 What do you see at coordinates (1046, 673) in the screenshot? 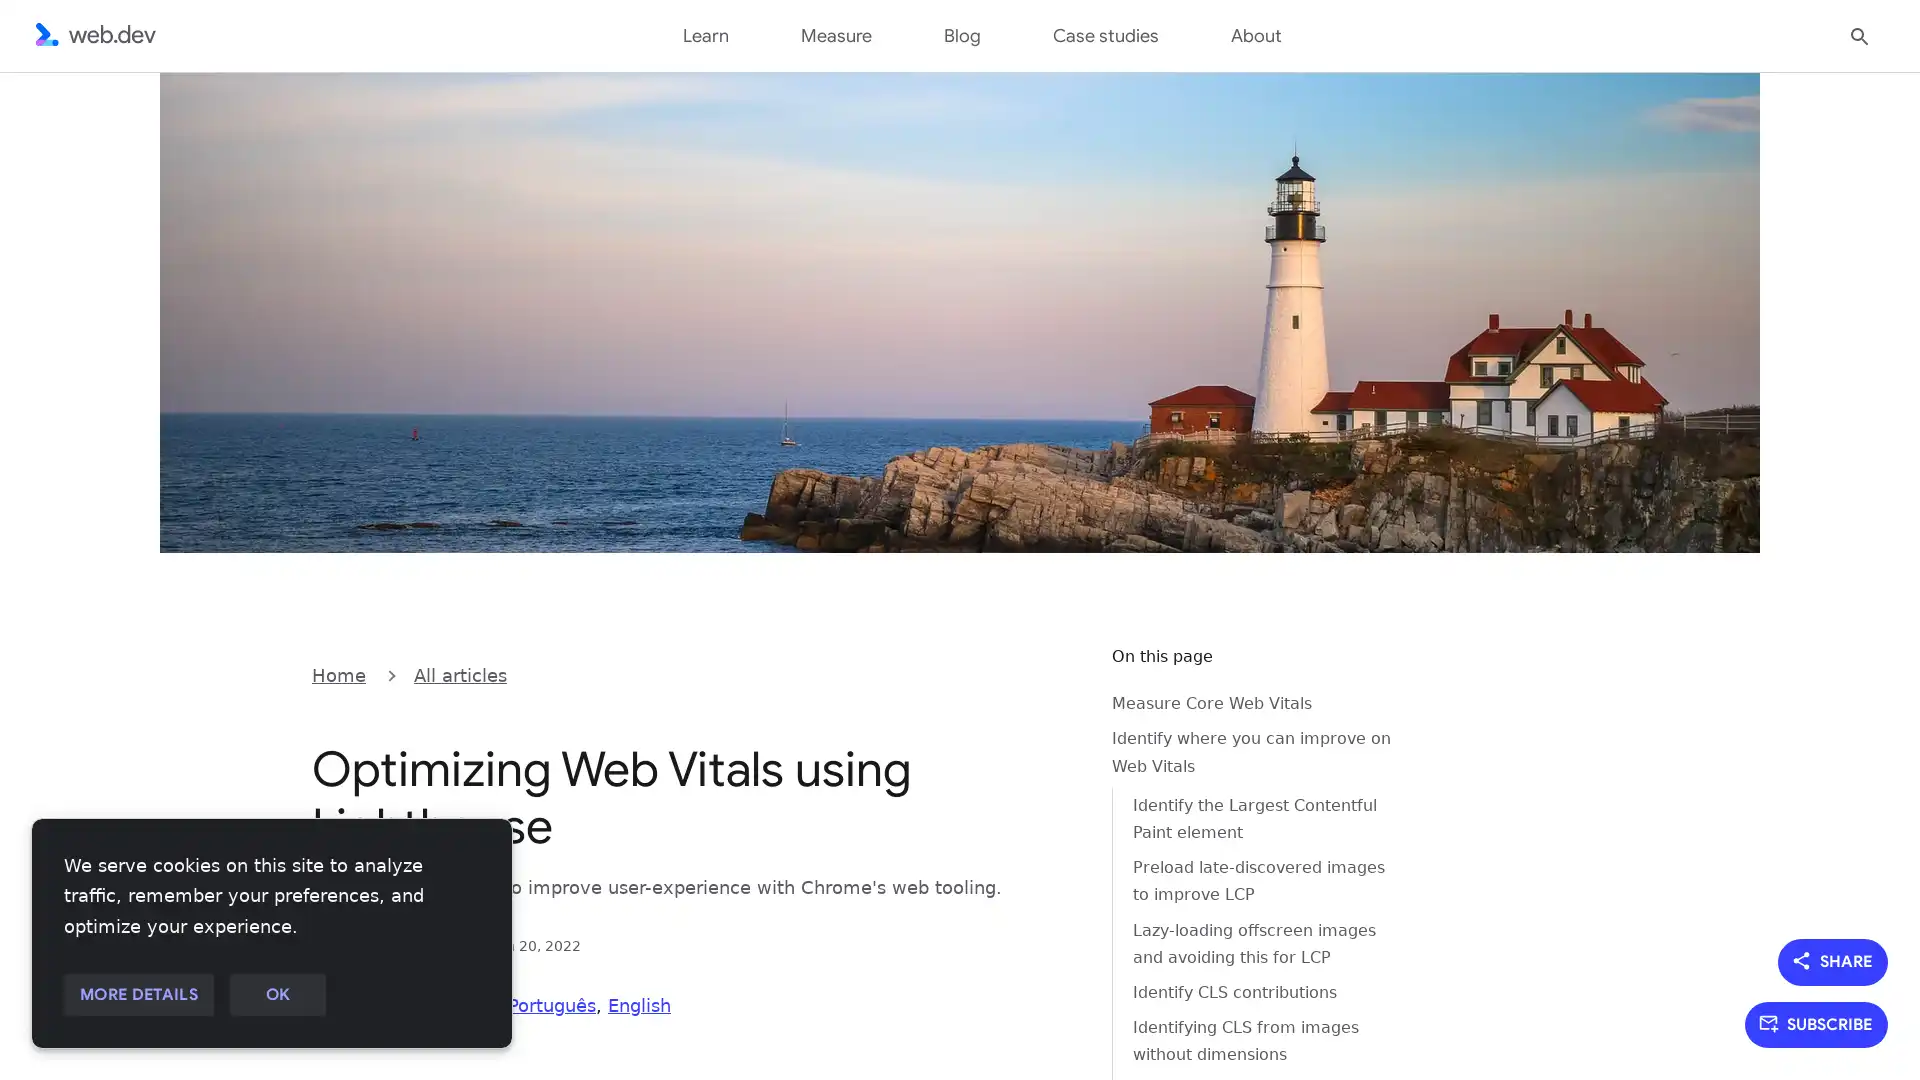
I see `Copy code` at bounding box center [1046, 673].